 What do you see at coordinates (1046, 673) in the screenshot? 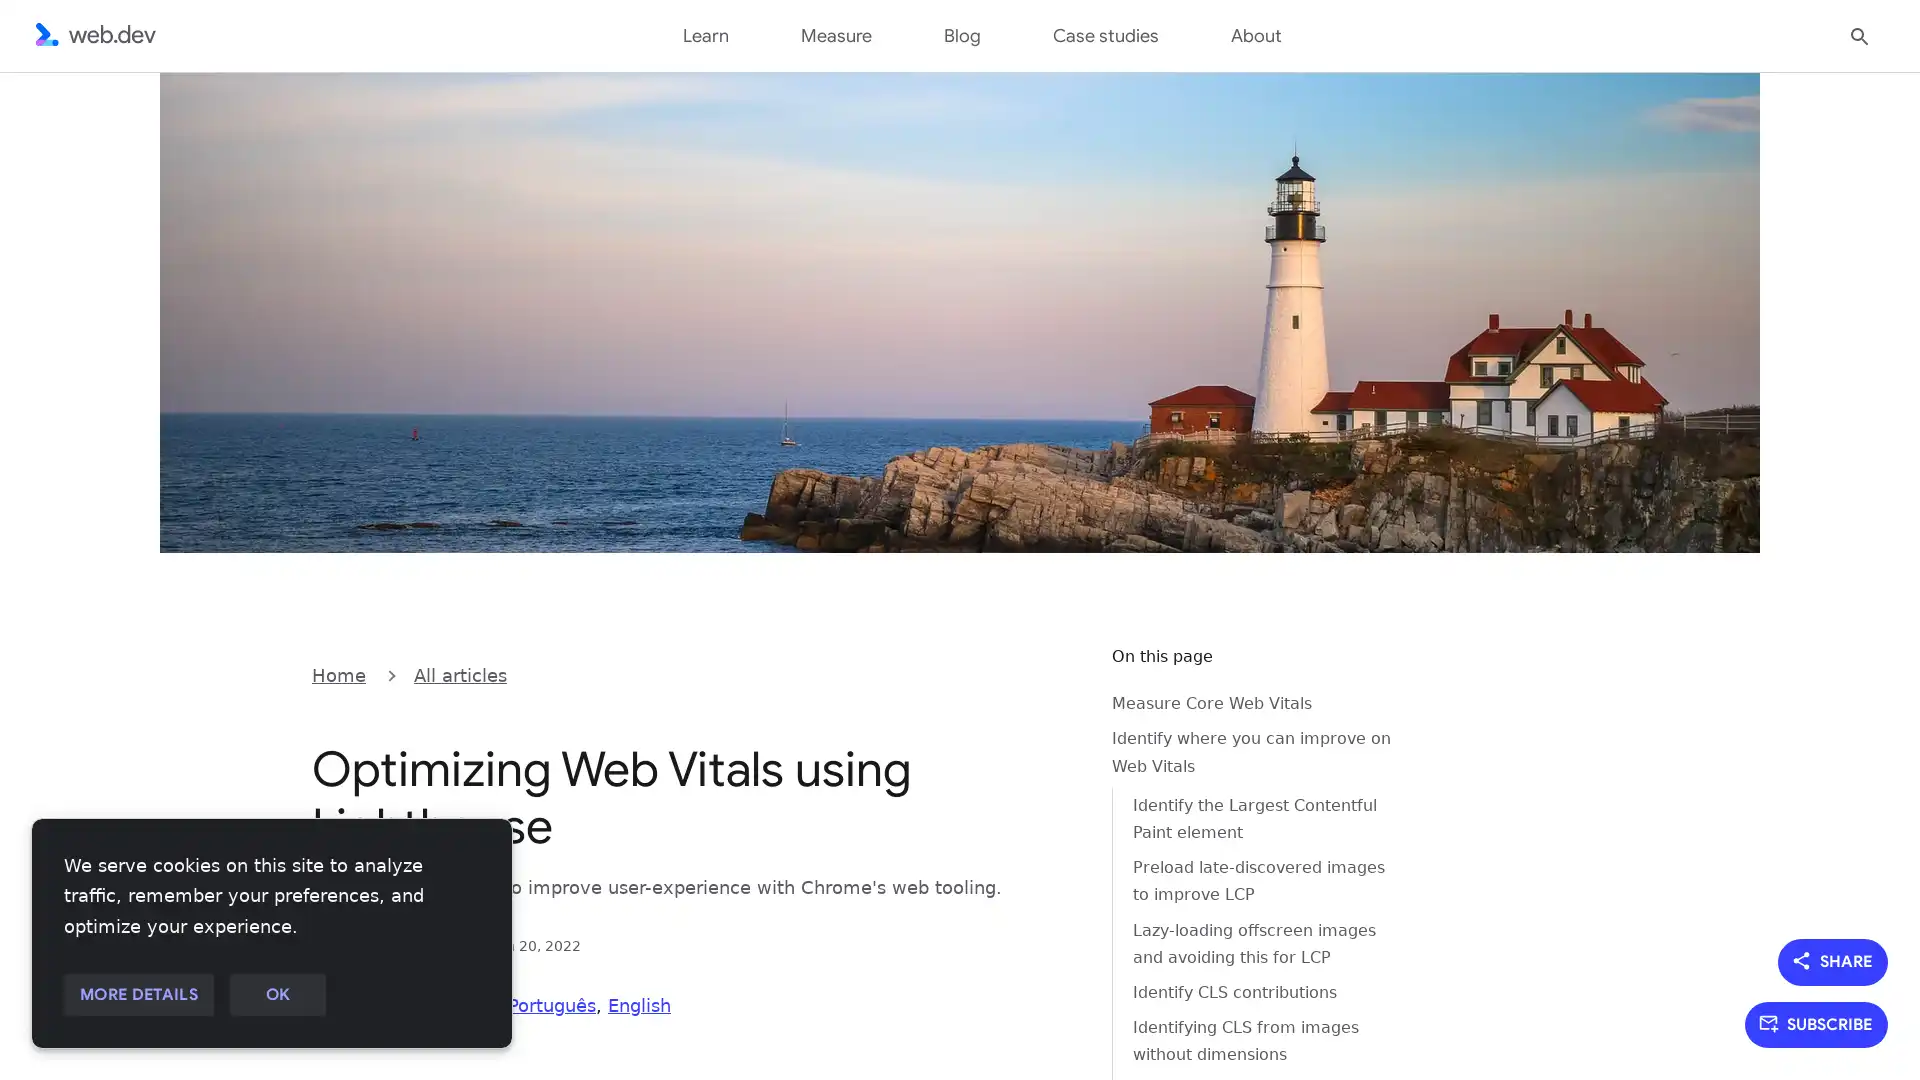
I see `Copy code` at bounding box center [1046, 673].